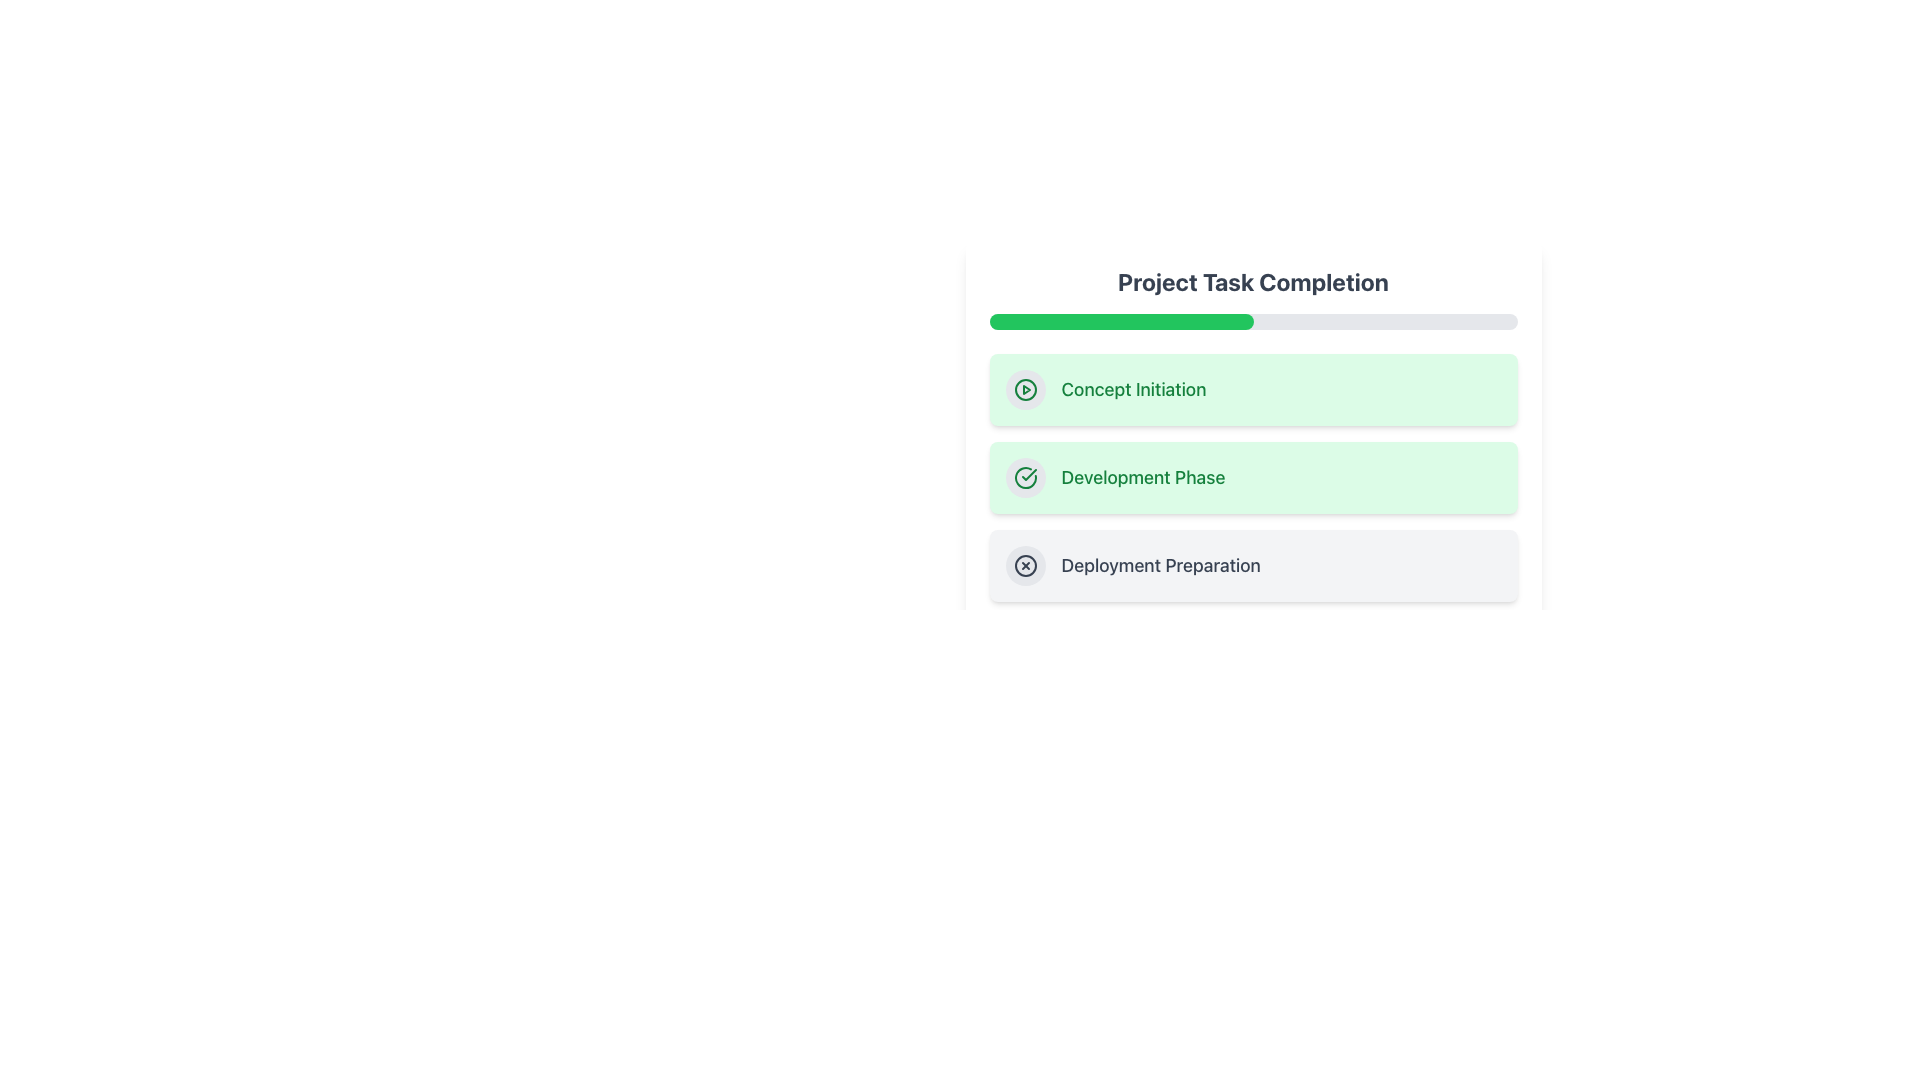  I want to click on the filled green section of the progress bar under the 'Project Task Completion' heading, which occupies the initial 50% of the total bar width, so click(1121, 320).